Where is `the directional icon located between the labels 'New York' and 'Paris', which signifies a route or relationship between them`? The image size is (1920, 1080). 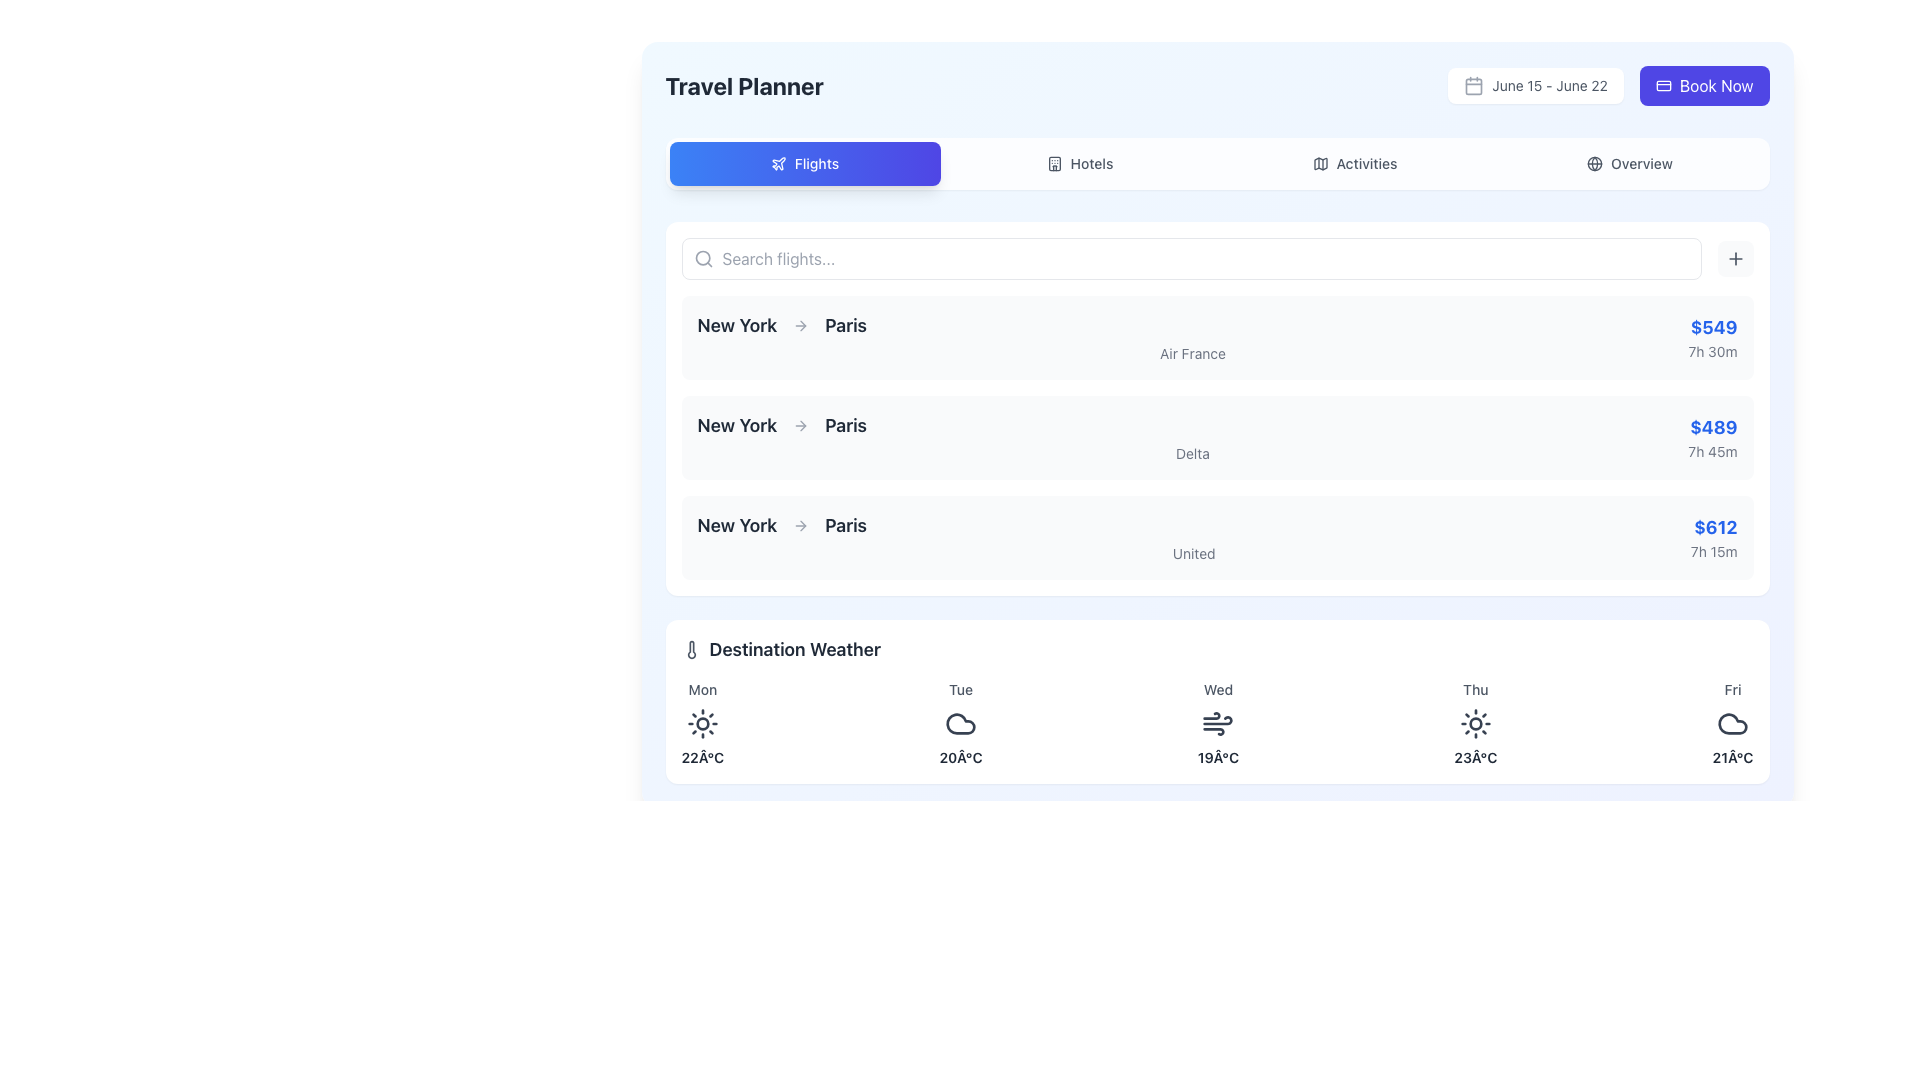
the directional icon located between the labels 'New York' and 'Paris', which signifies a route or relationship between them is located at coordinates (801, 524).